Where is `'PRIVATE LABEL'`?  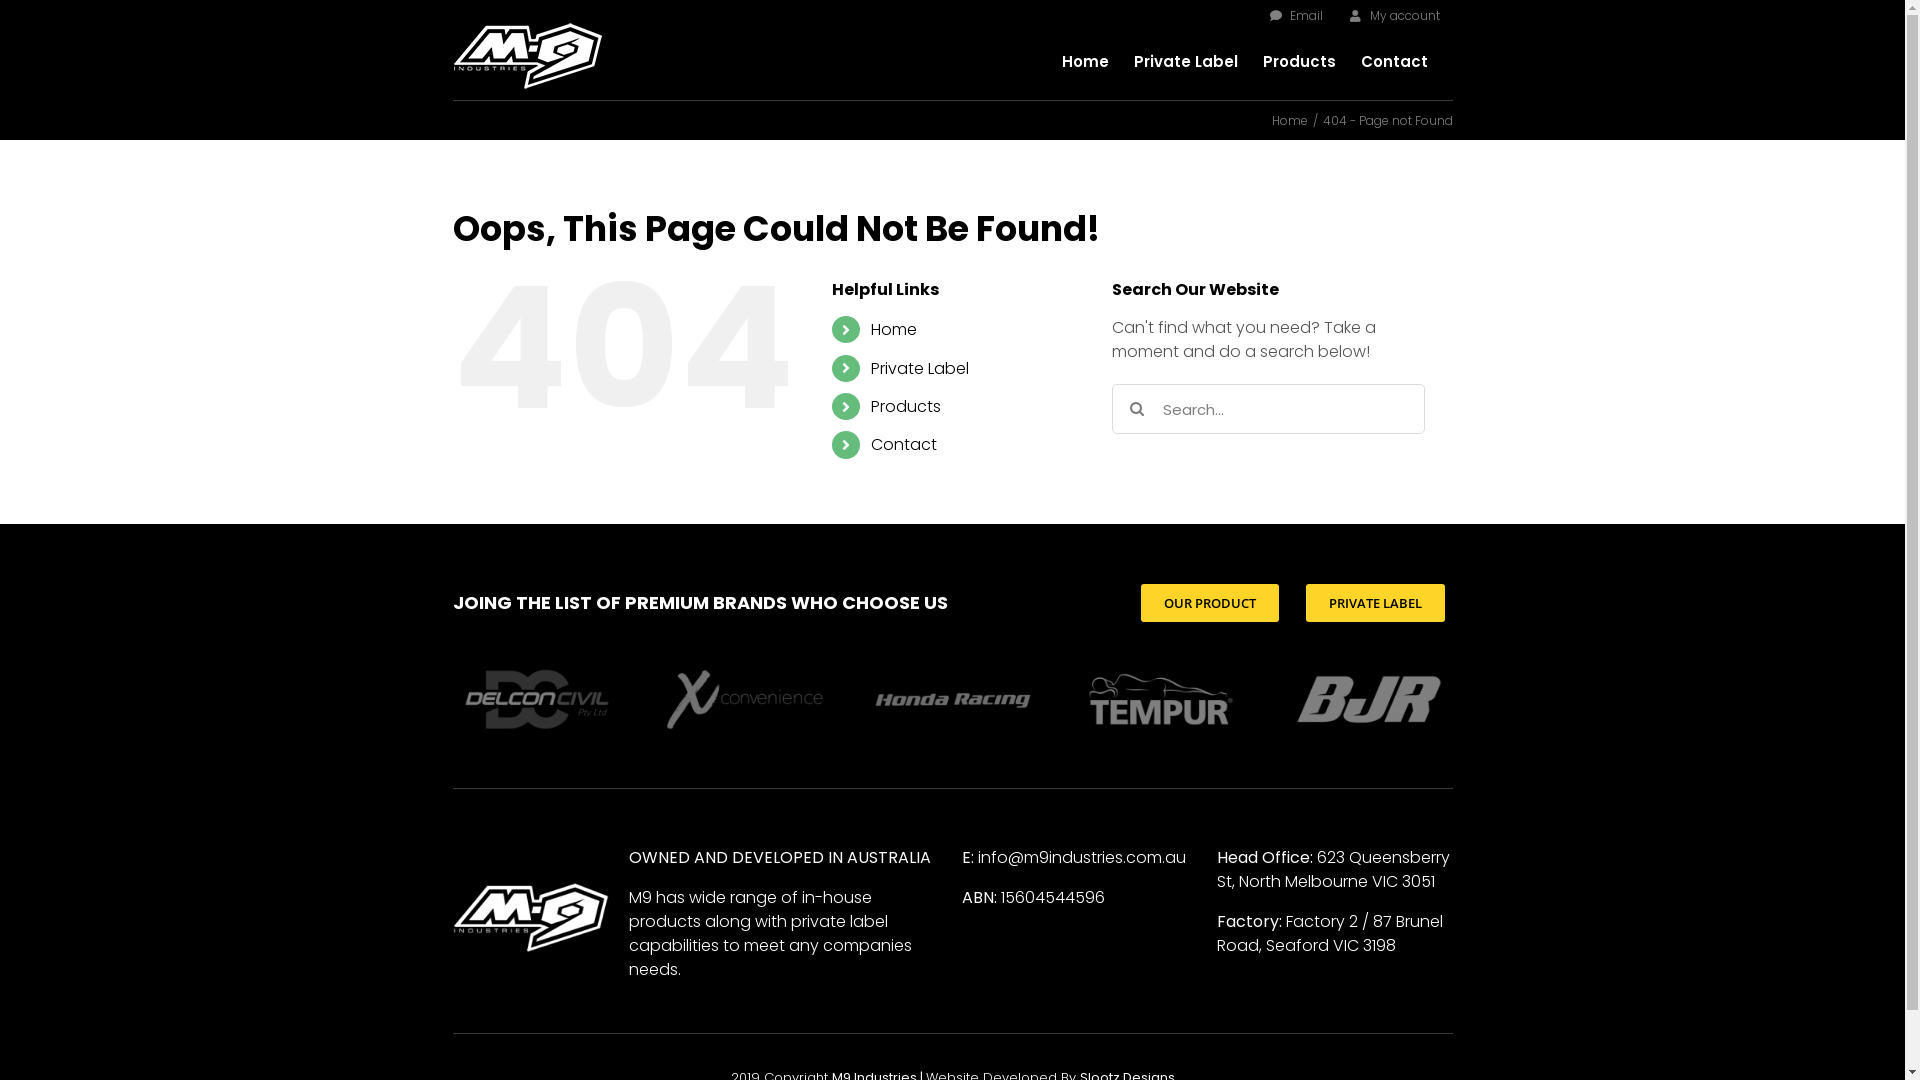
'PRIVATE LABEL' is located at coordinates (1374, 601).